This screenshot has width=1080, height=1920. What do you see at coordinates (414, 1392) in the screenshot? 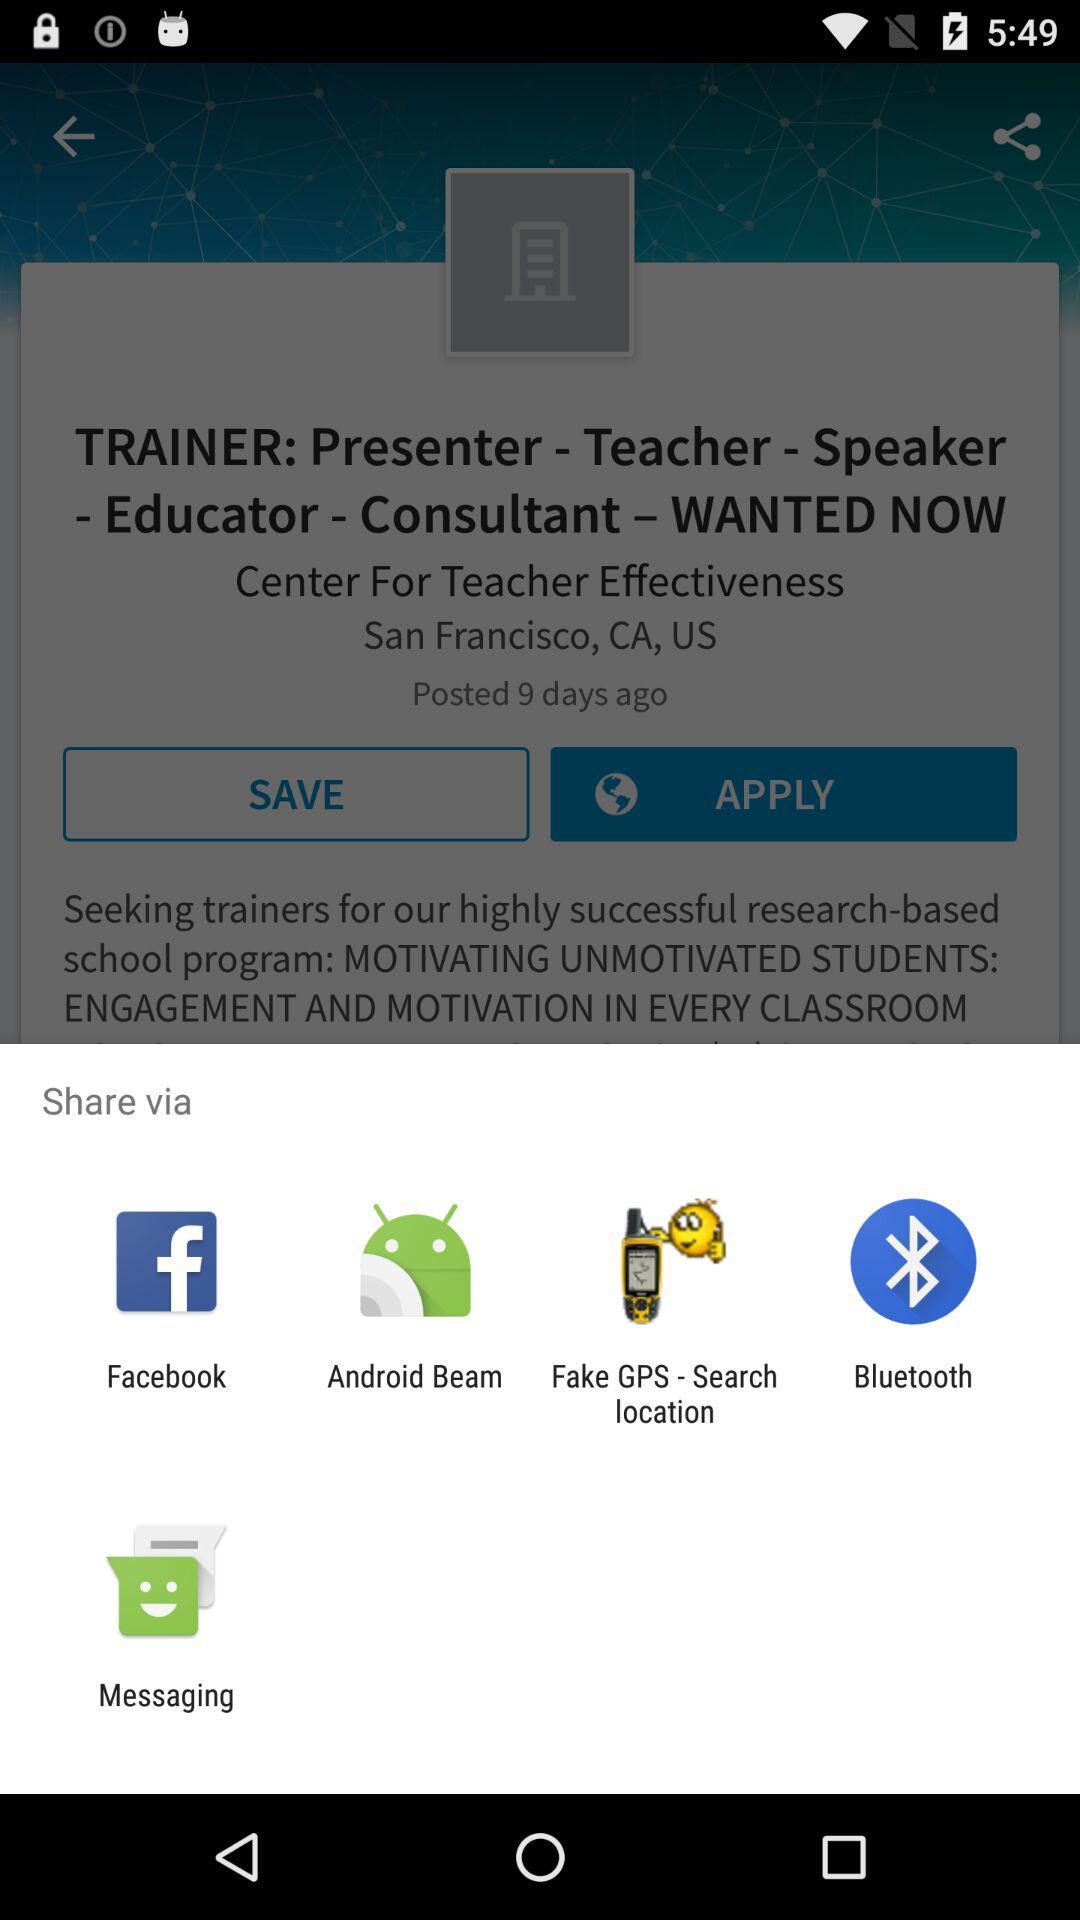
I see `android beam` at bounding box center [414, 1392].